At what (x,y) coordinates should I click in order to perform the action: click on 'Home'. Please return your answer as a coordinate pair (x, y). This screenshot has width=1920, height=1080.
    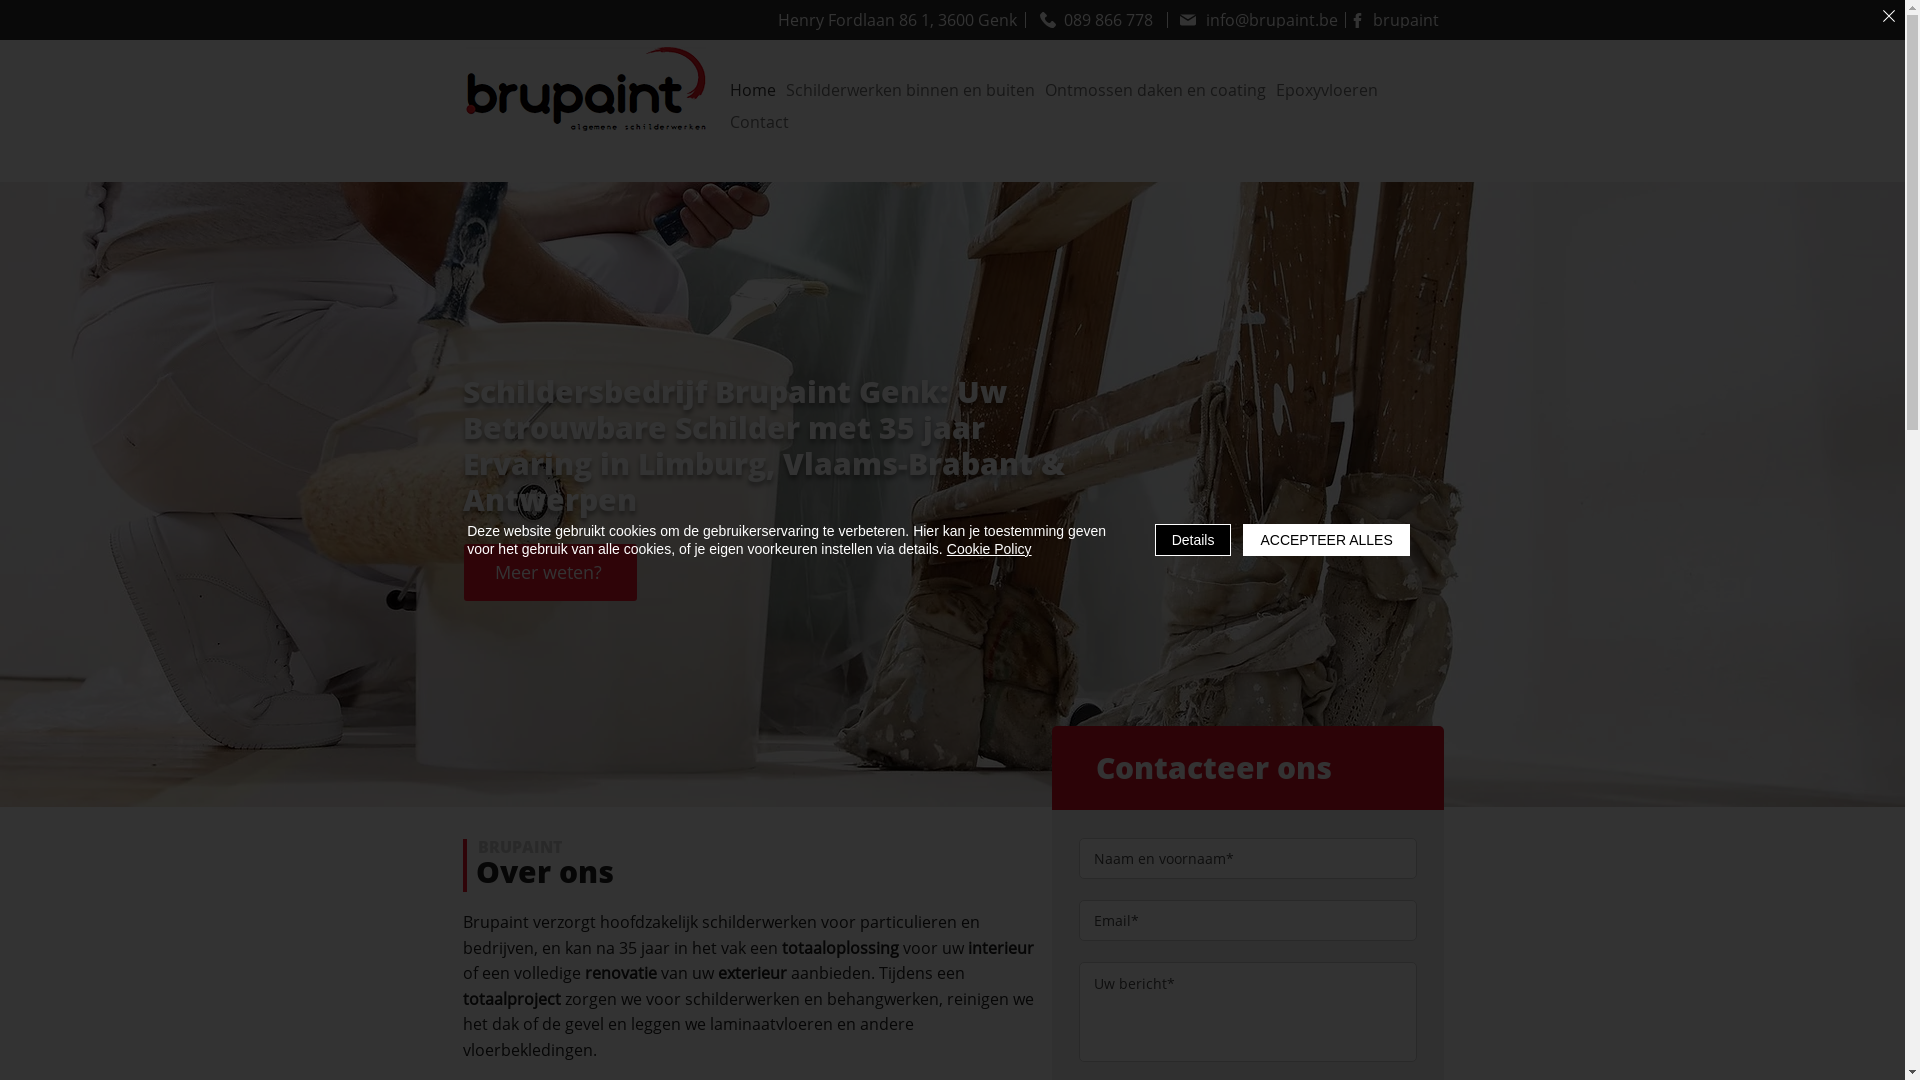
    Looking at the image, I should click on (752, 88).